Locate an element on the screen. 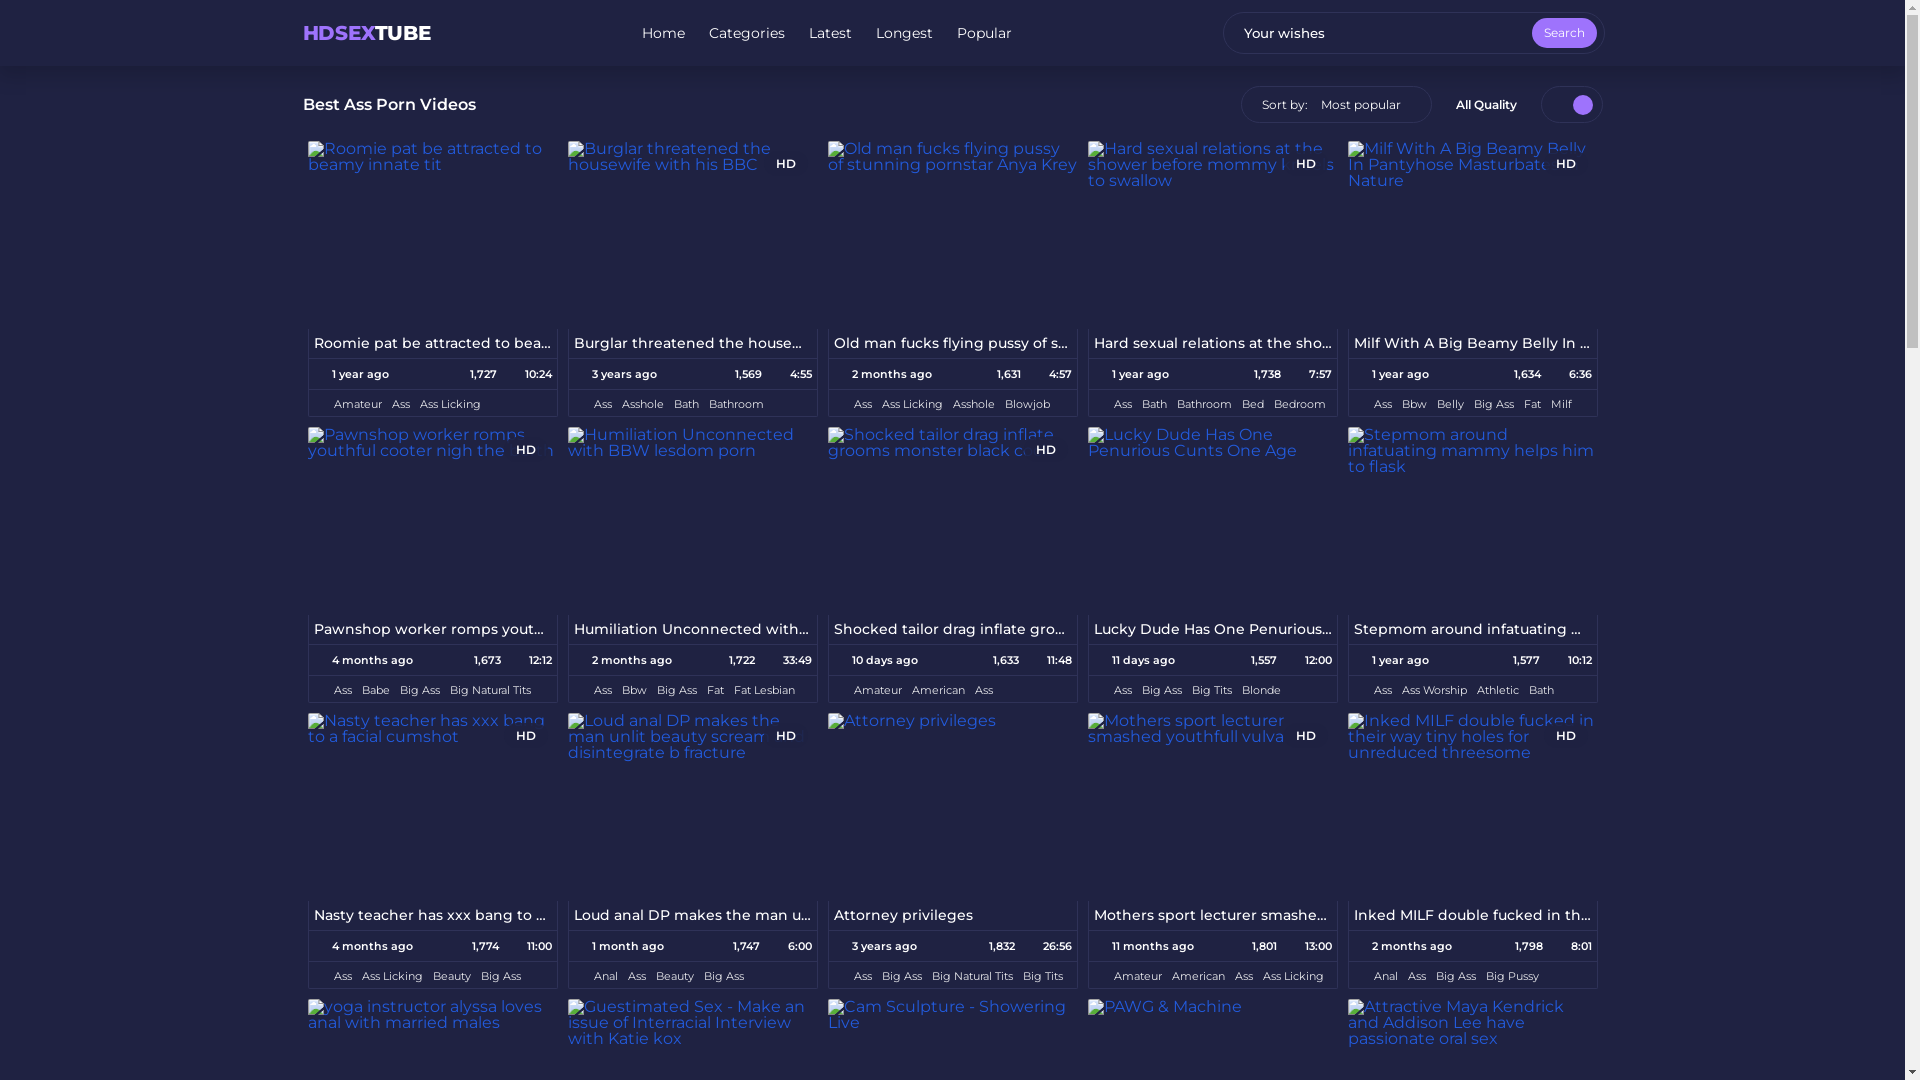 This screenshot has width=1920, height=1080. 'Anal' is located at coordinates (604, 975).